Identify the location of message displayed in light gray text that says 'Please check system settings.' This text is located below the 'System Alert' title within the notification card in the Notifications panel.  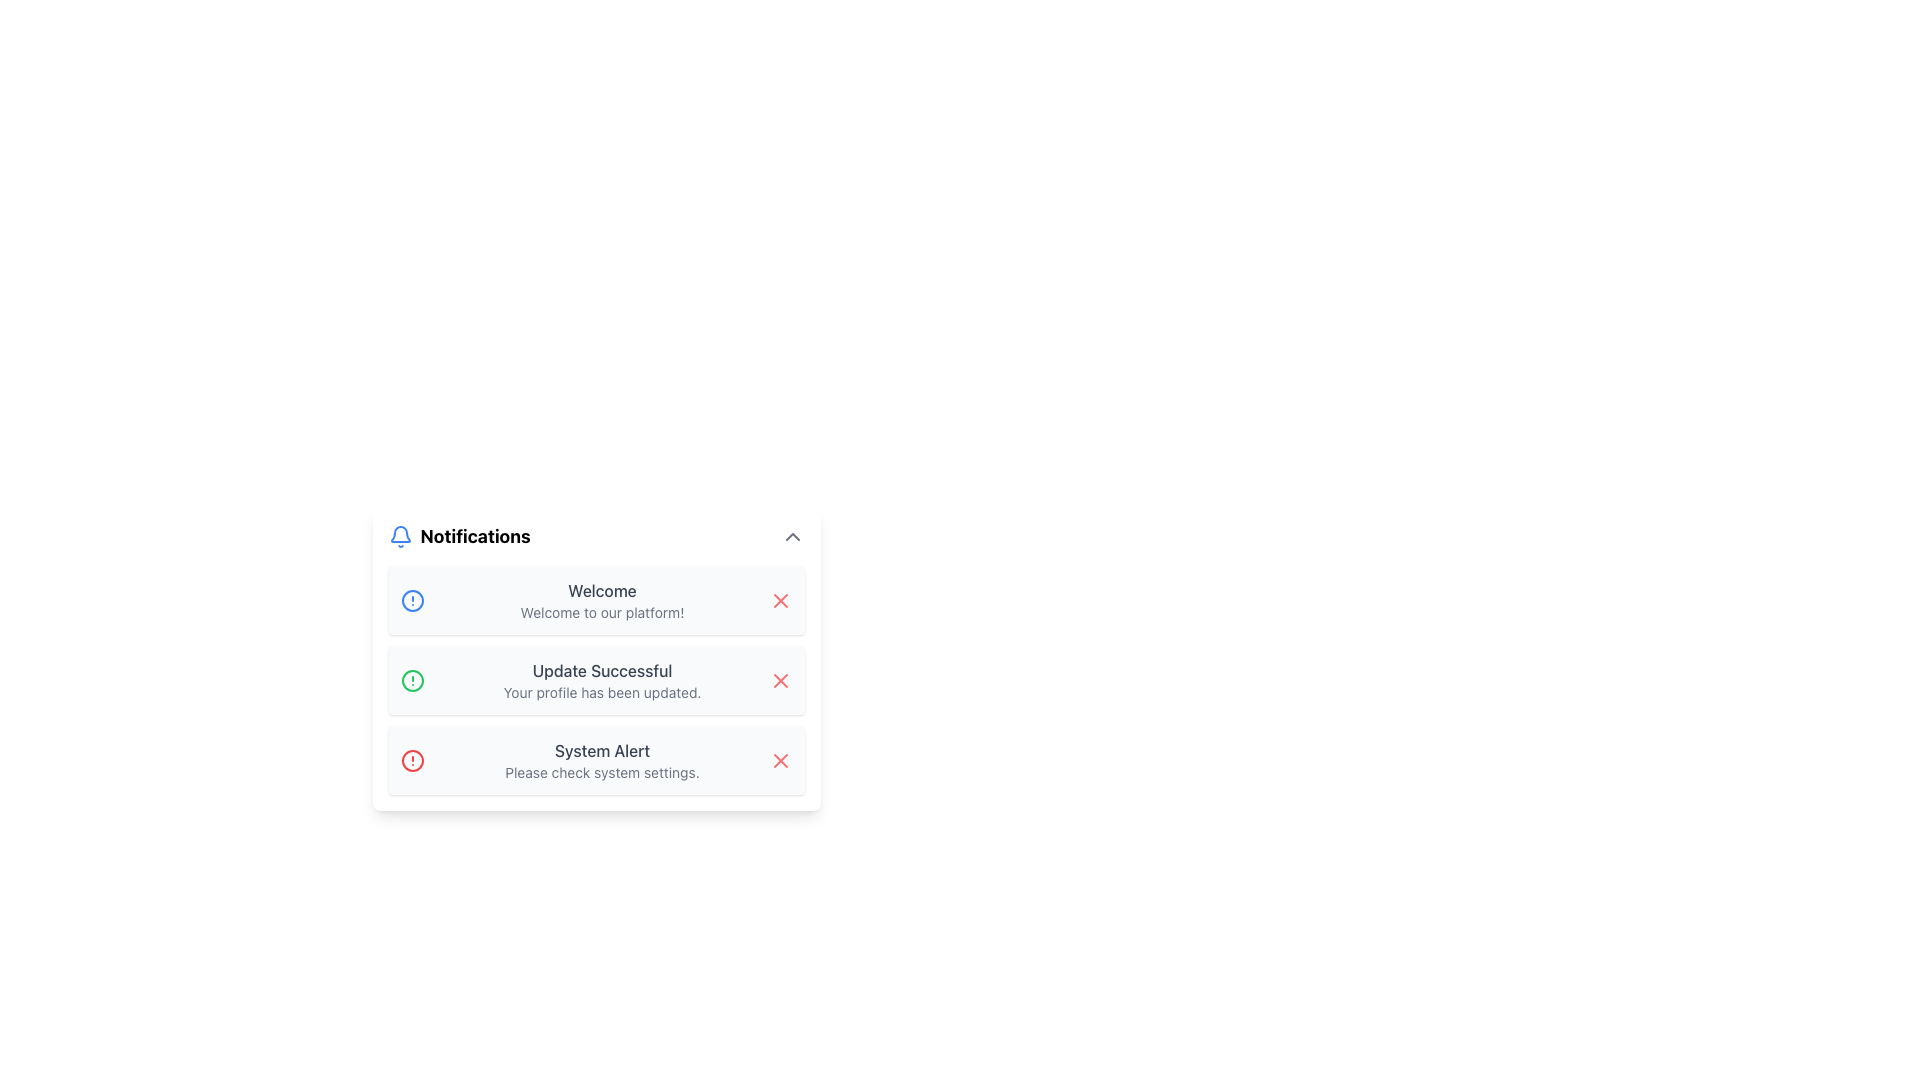
(601, 771).